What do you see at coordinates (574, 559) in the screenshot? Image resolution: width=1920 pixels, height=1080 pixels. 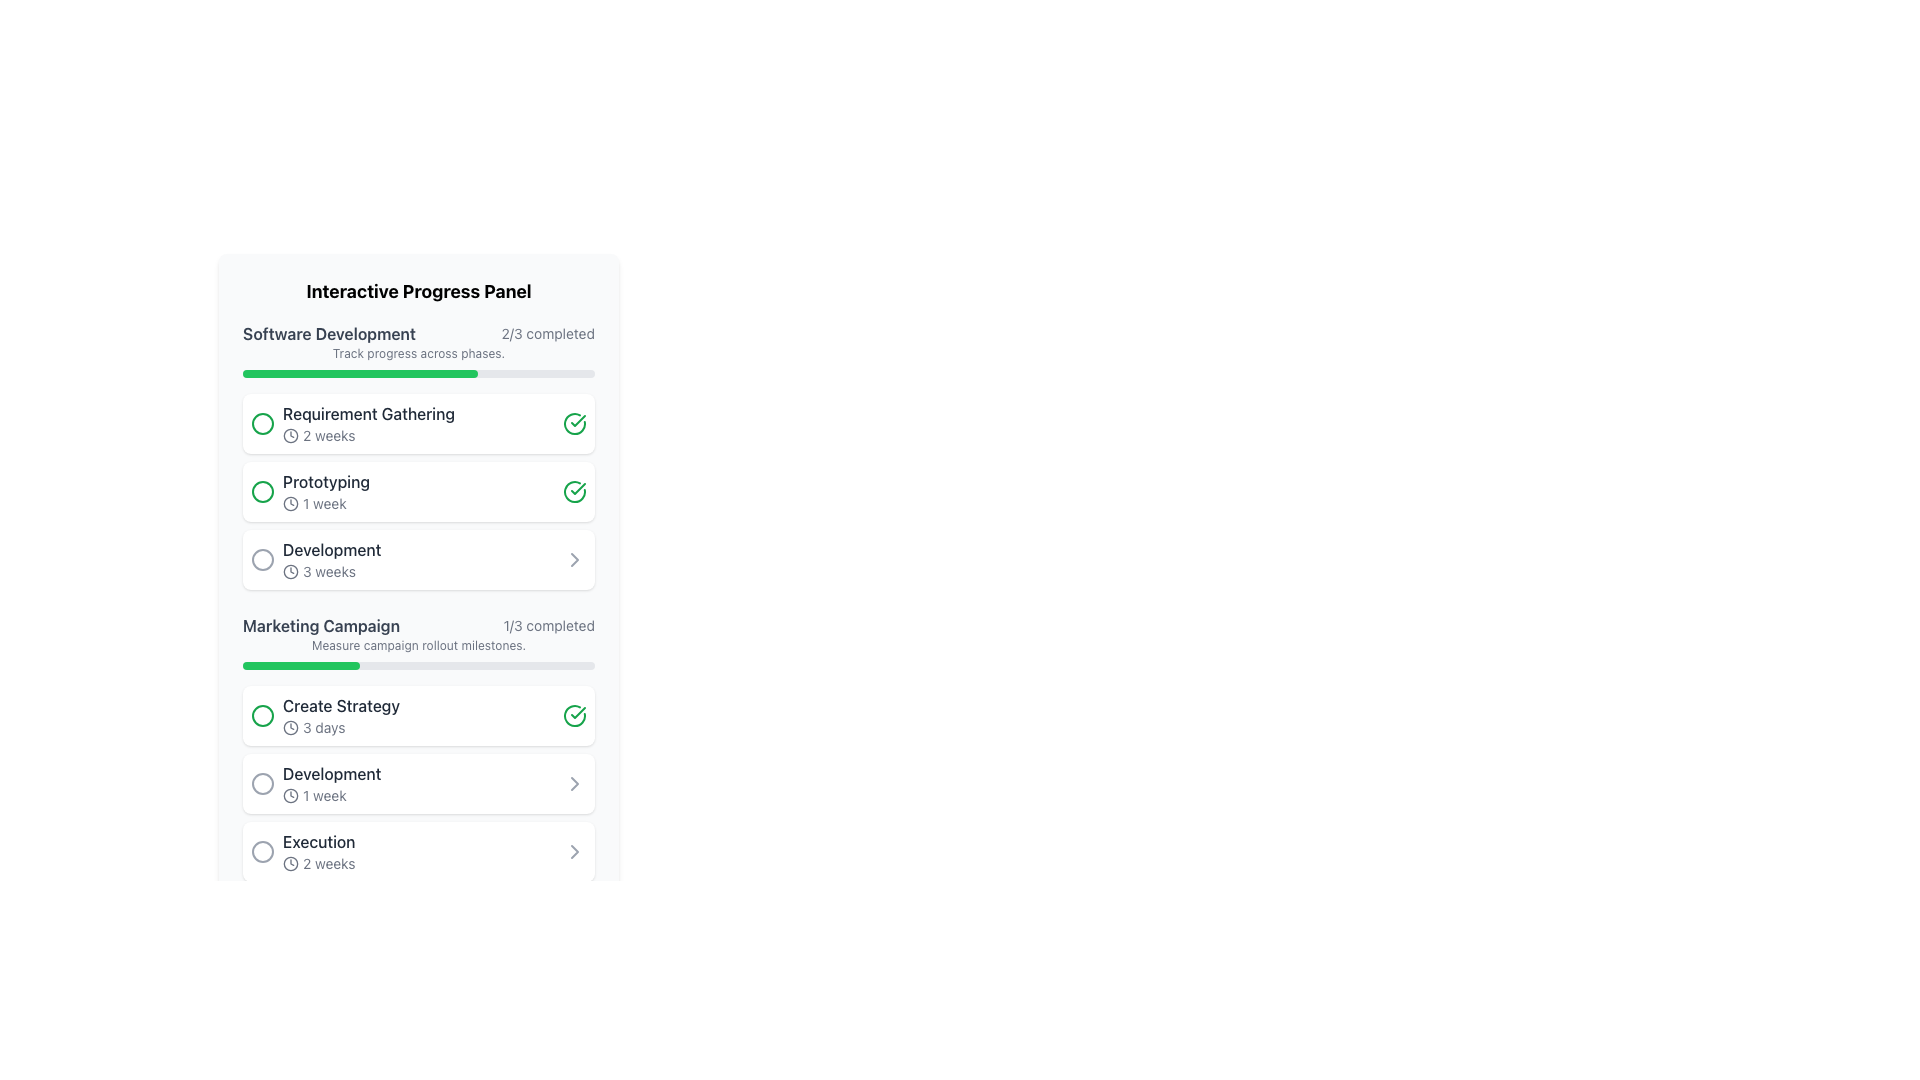 I see `the triangular arrow icon pointing to the right, located next to the 'Development' task under the 'Marketing Campaign' category` at bounding box center [574, 559].